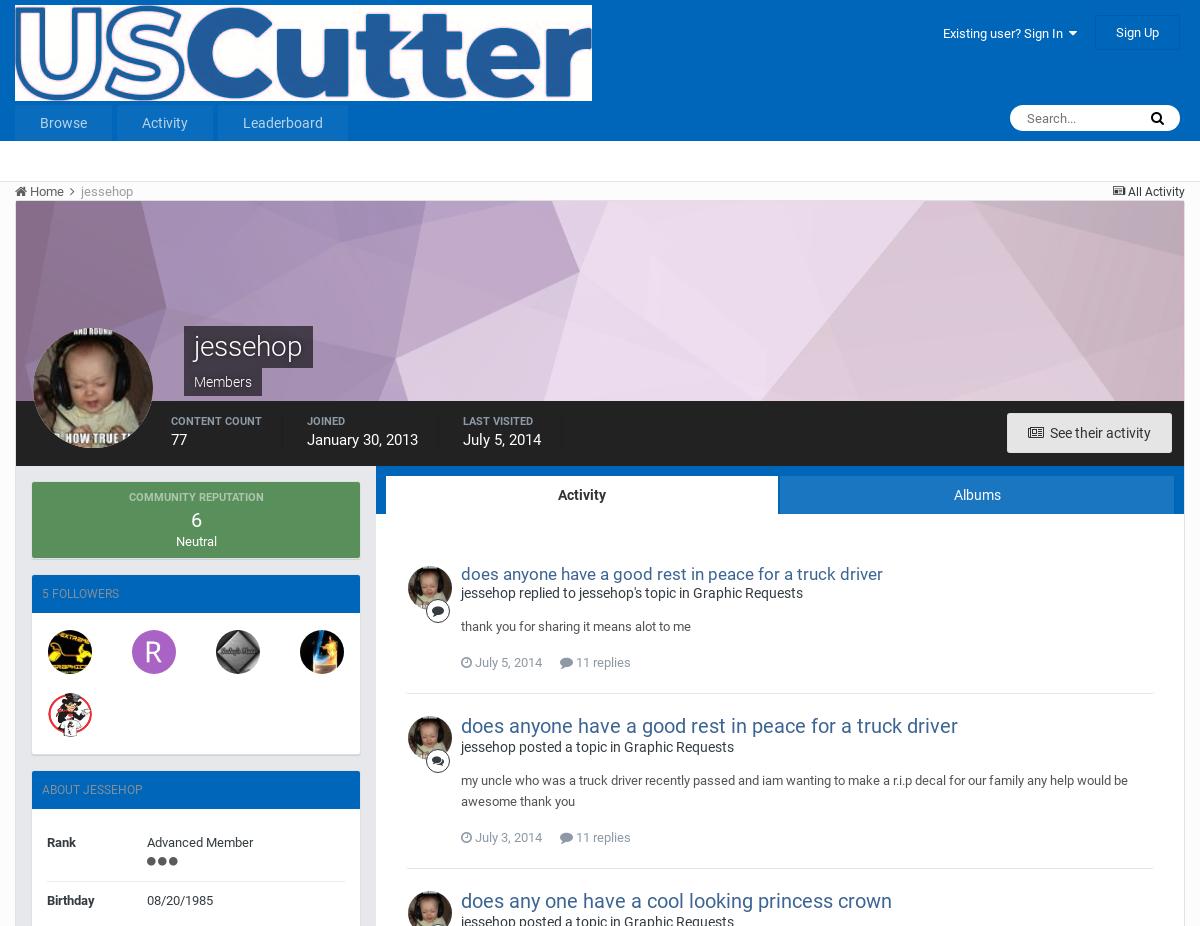  I want to click on '5 Followers', so click(80, 593).